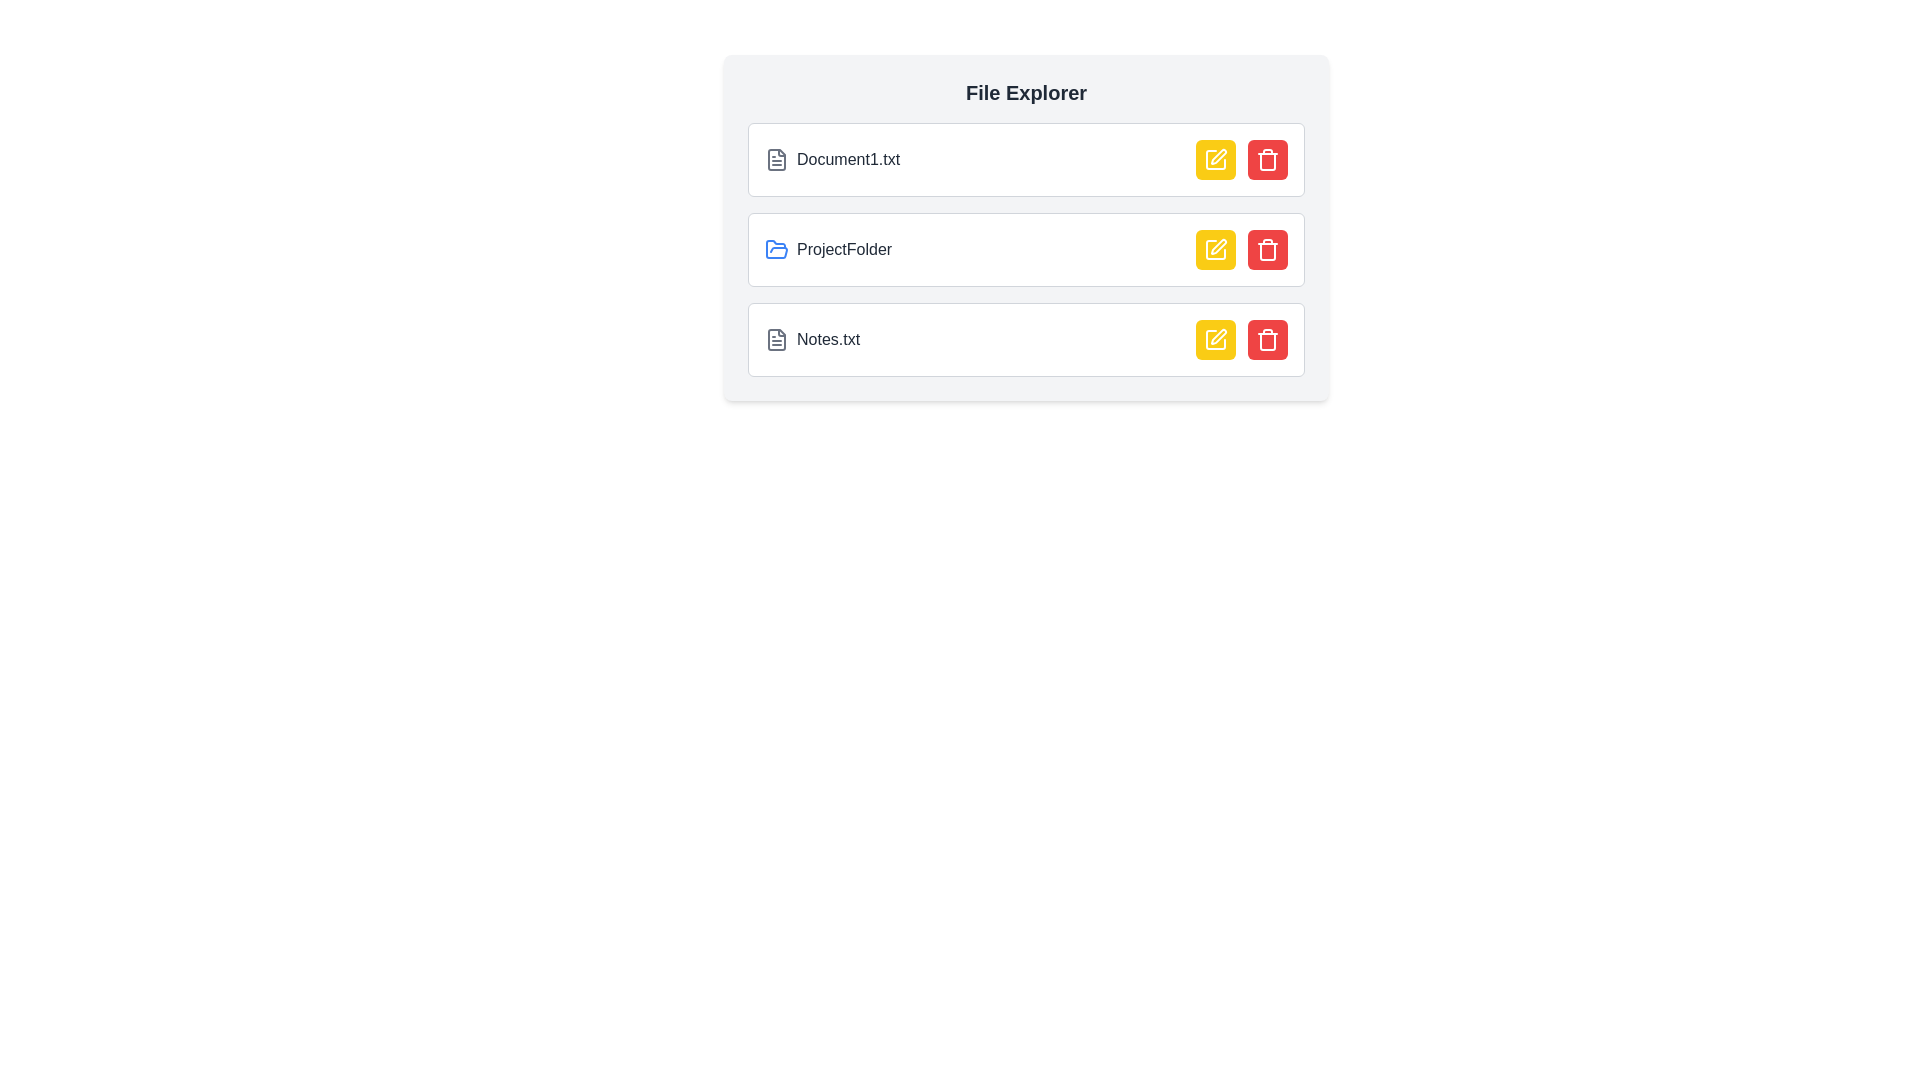 The image size is (1920, 1080). I want to click on the pen icon, which is the third edit button next to the delete button for 'Notes.txt' in the 'File Explorer' component, so click(1214, 338).